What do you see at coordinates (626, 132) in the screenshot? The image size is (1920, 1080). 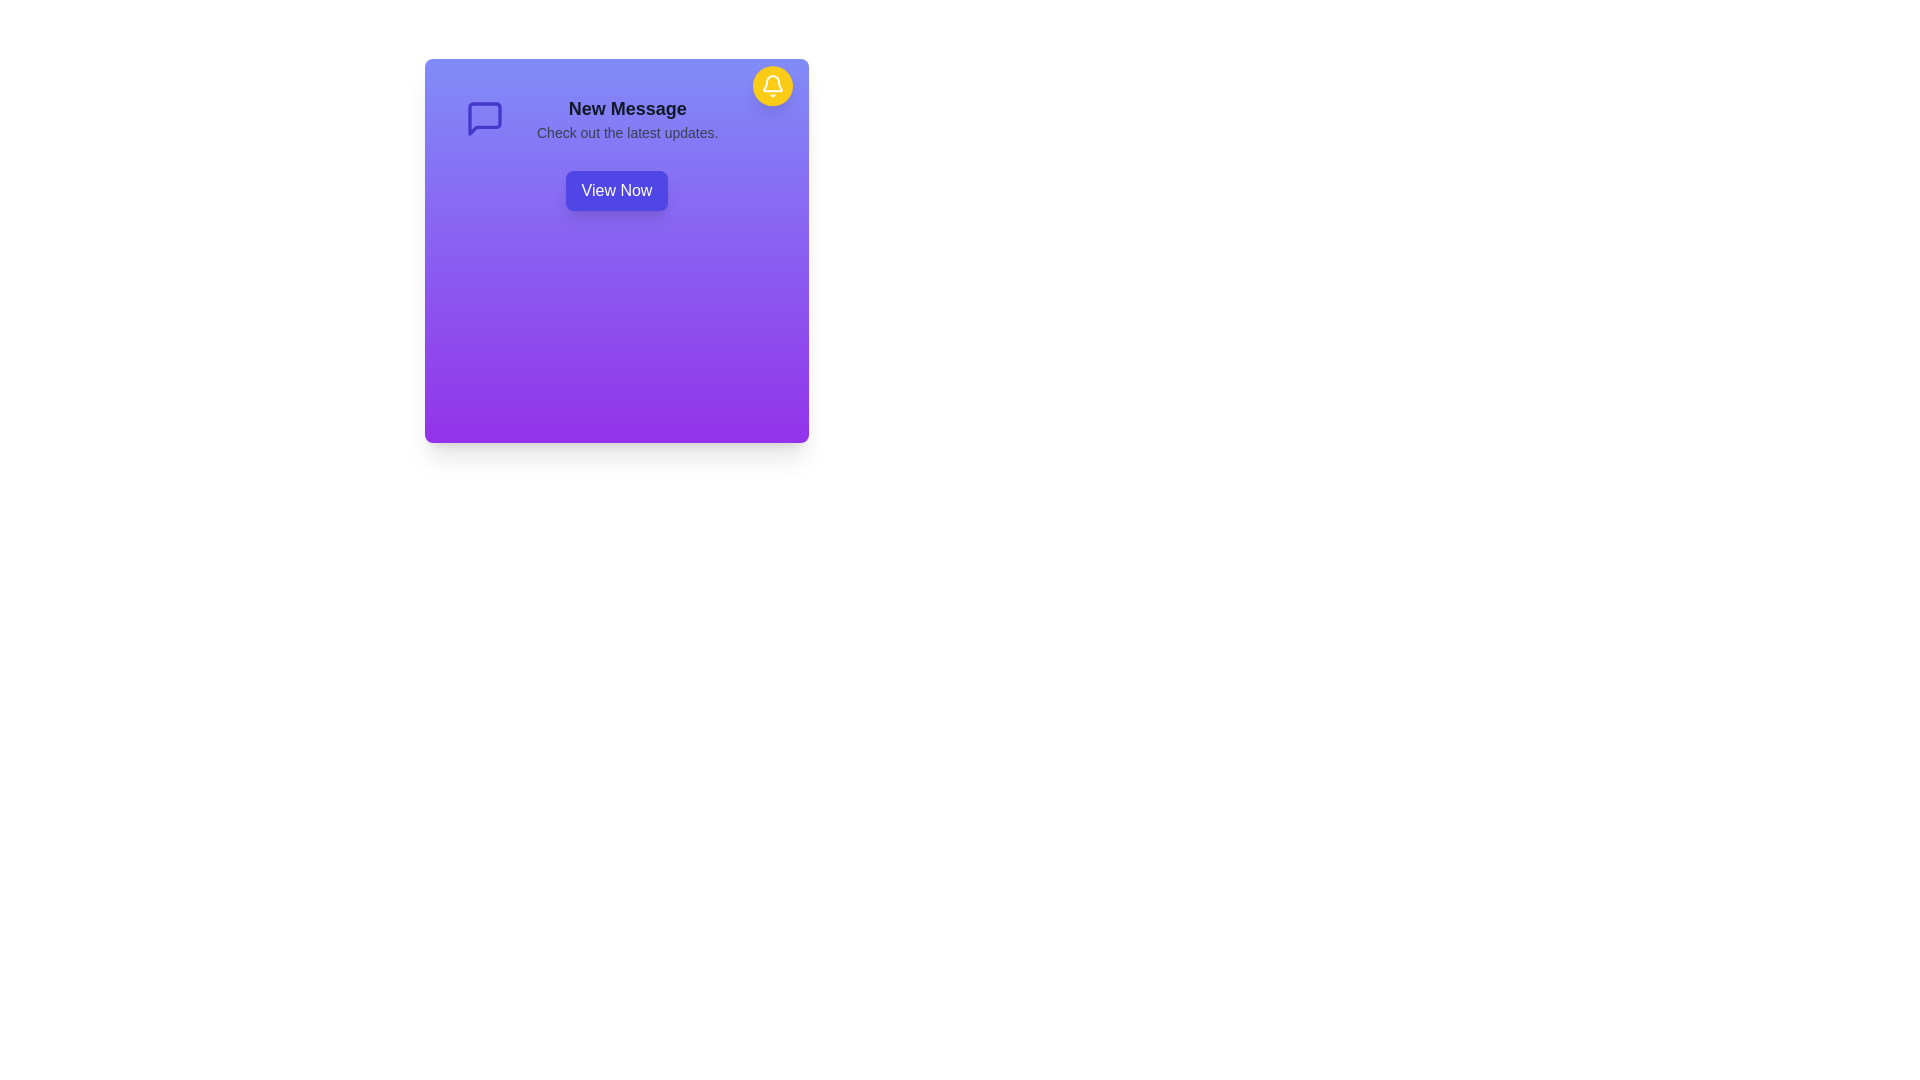 I see `text component displaying the message 'Check out the latest updates.' which is styled in small gray font and located below the 'New Message' header` at bounding box center [626, 132].